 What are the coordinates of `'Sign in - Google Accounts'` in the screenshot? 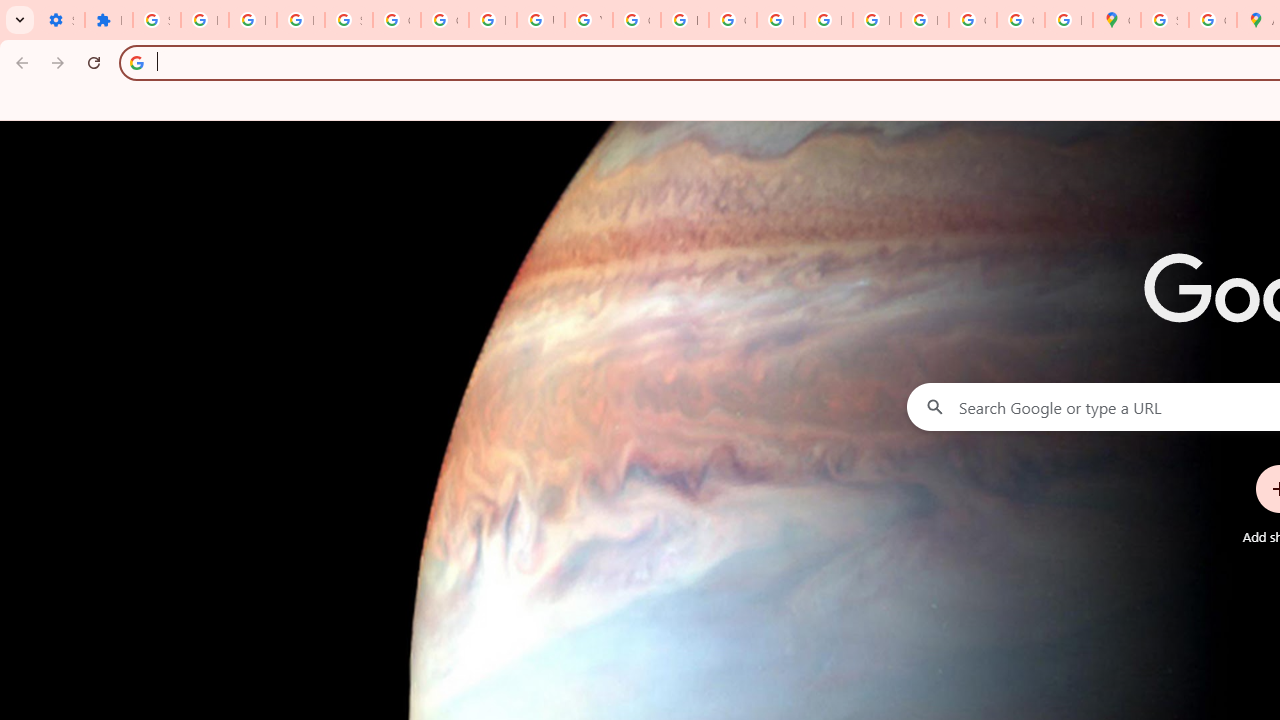 It's located at (155, 20).